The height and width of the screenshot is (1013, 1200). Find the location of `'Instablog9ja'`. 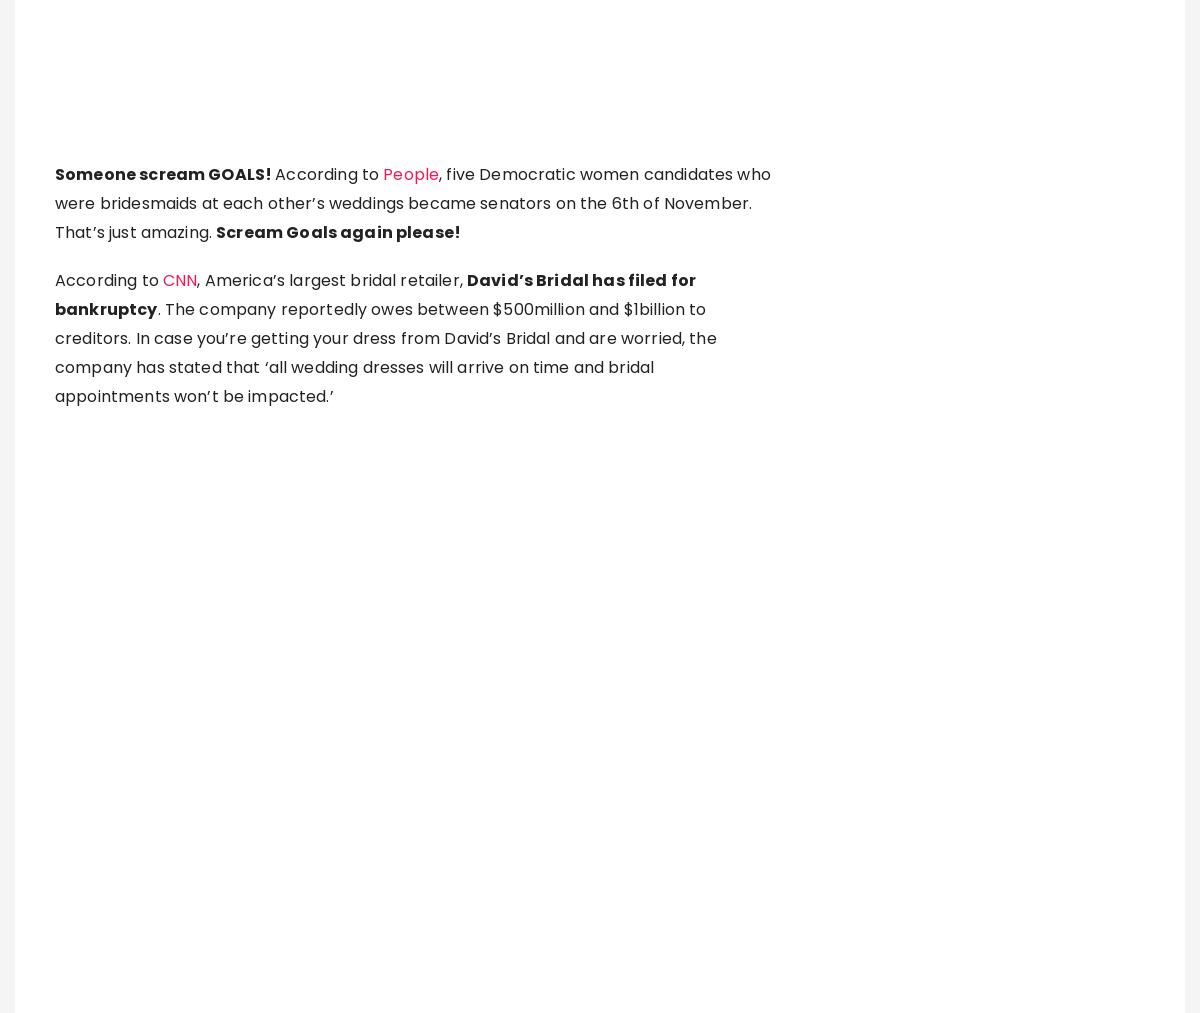

'Instablog9ja' is located at coordinates (209, 809).